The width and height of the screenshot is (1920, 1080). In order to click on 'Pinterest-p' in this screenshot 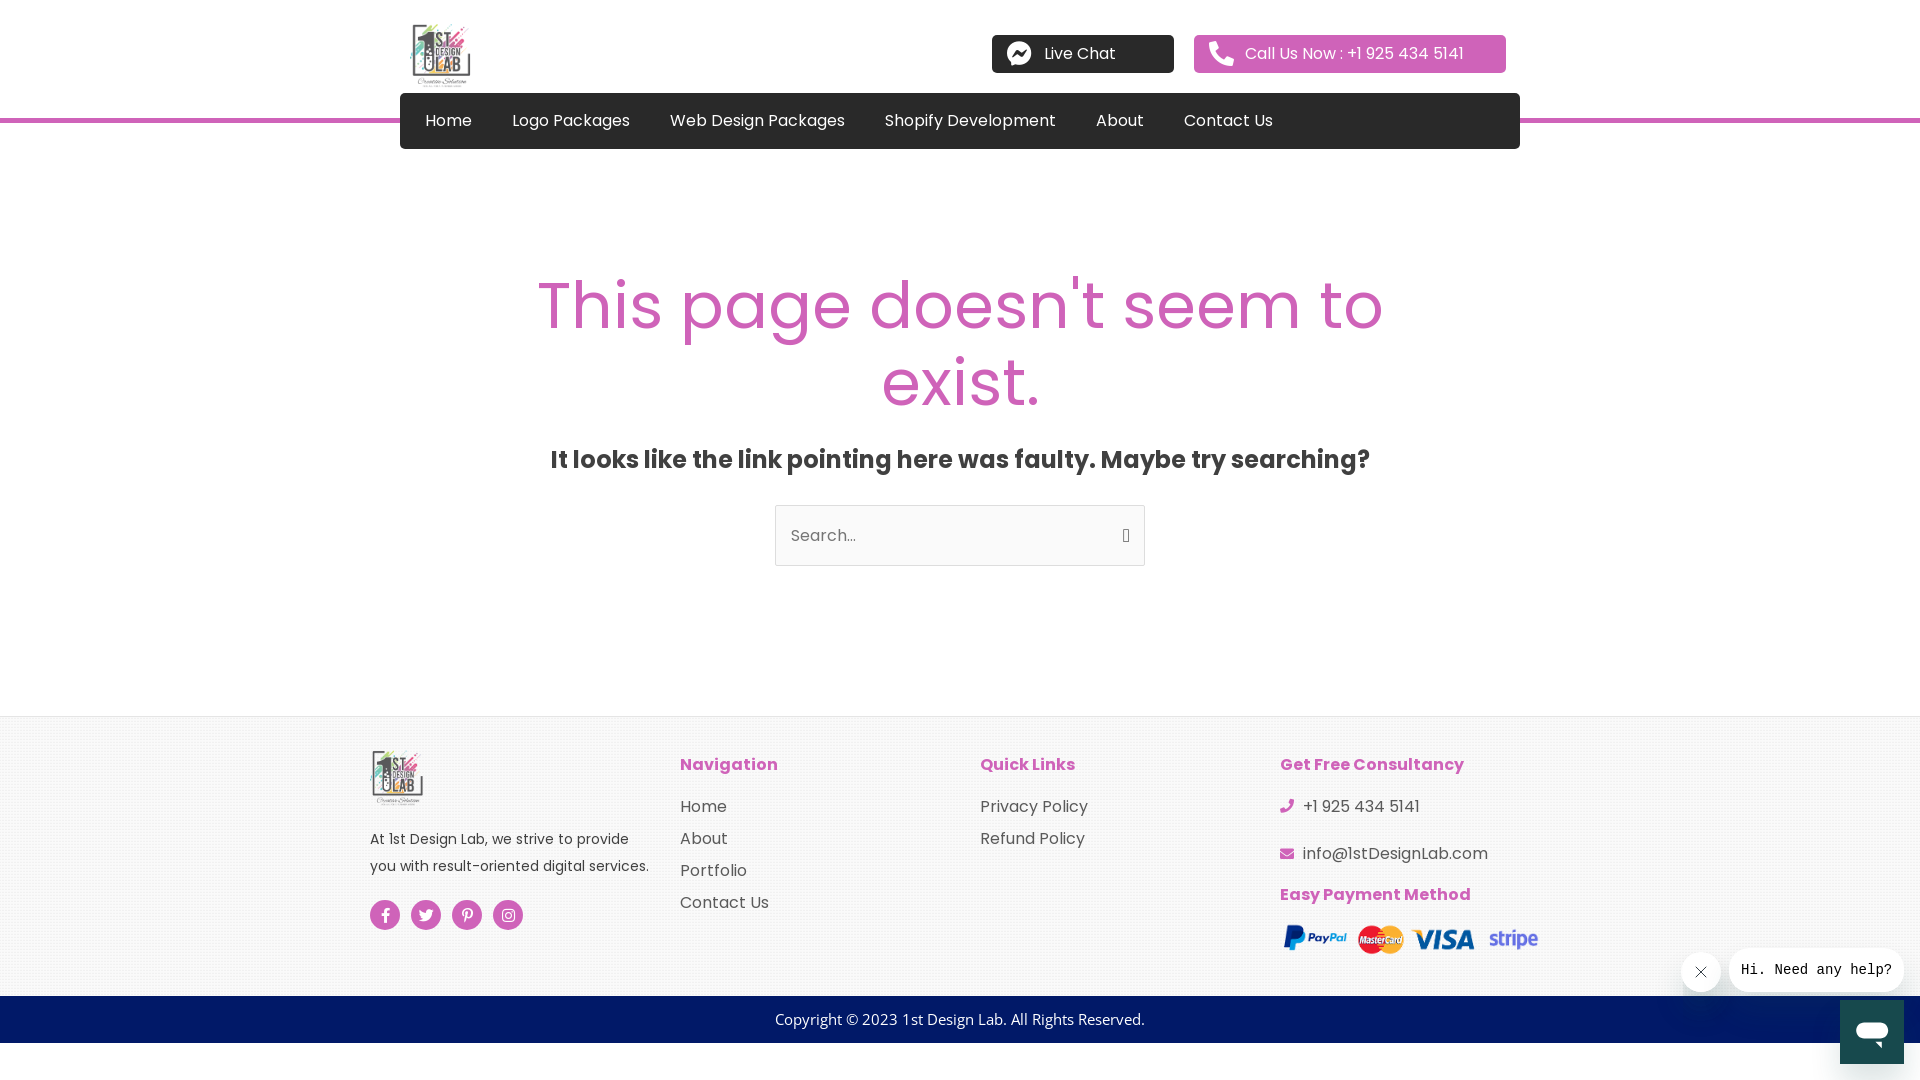, I will do `click(465, 914)`.